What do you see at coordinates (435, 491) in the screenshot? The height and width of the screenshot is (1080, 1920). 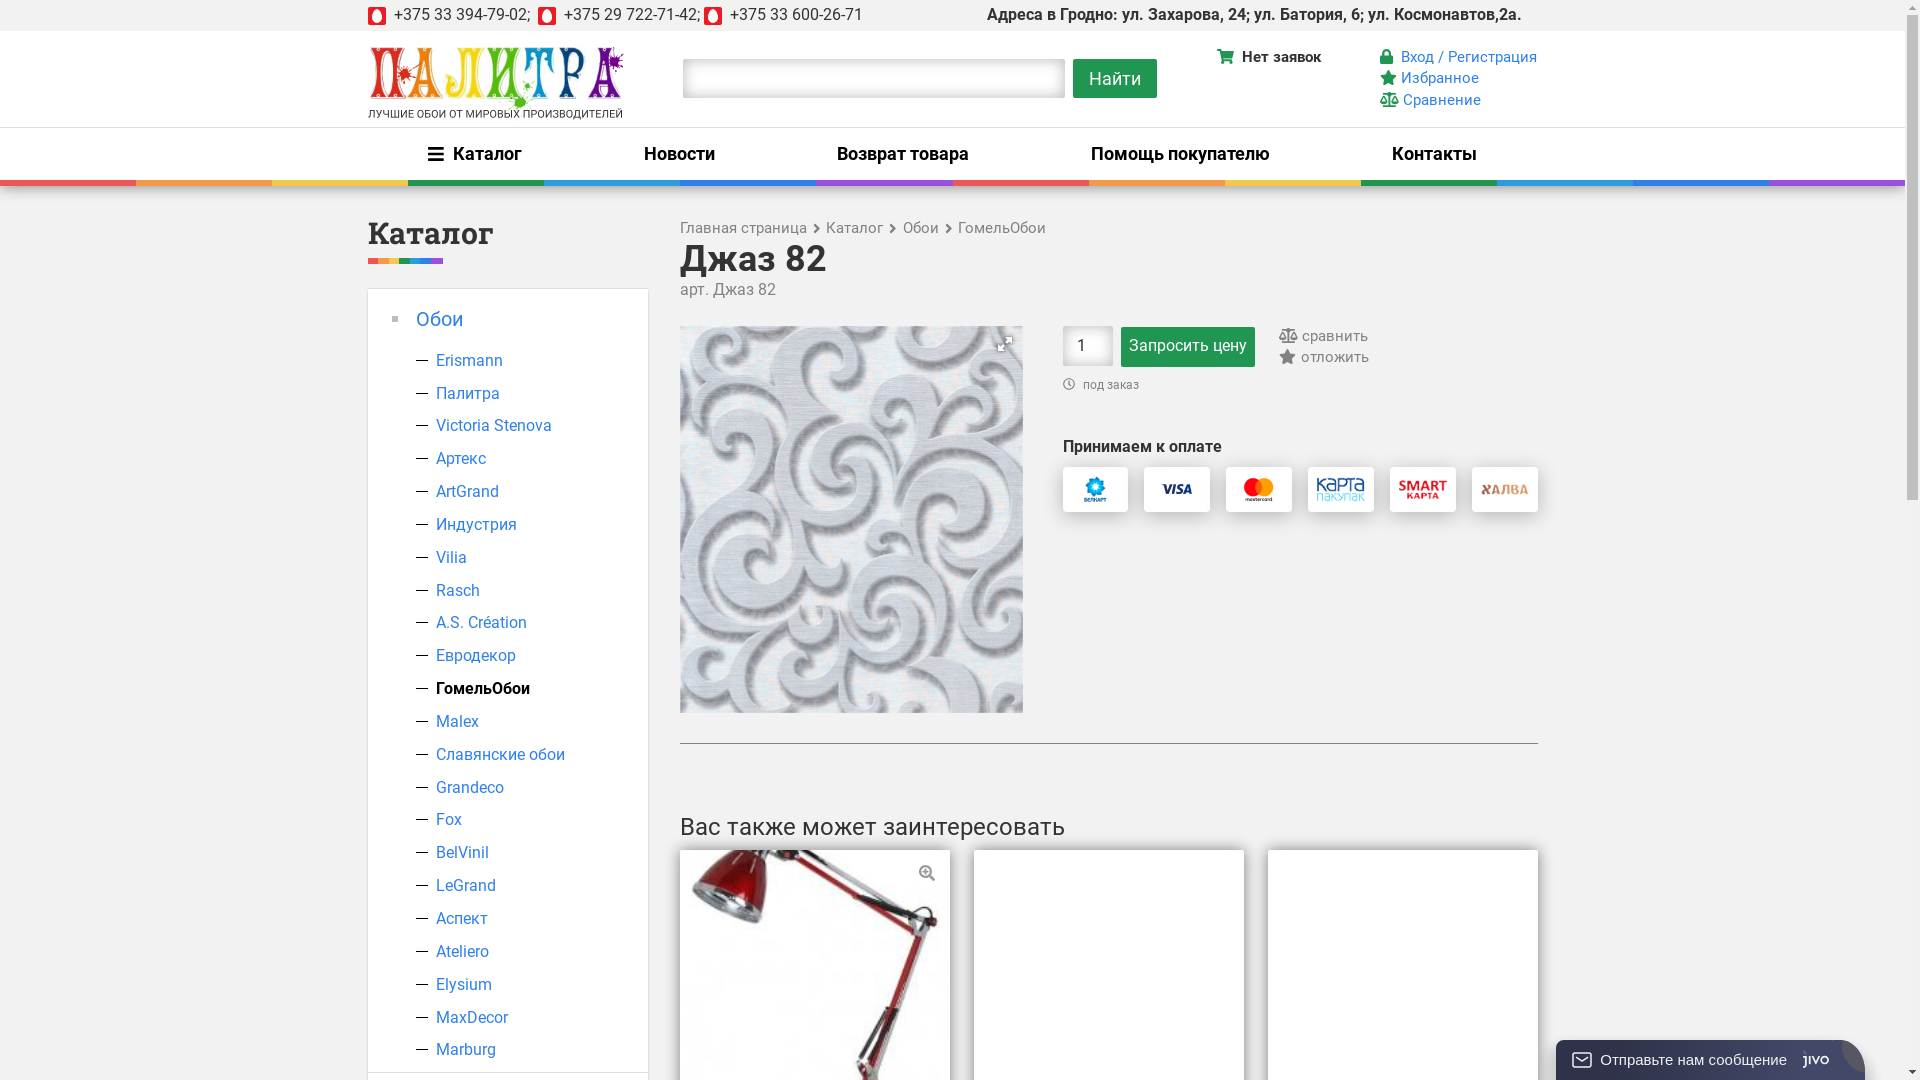 I see `'ArtGrand'` at bounding box center [435, 491].